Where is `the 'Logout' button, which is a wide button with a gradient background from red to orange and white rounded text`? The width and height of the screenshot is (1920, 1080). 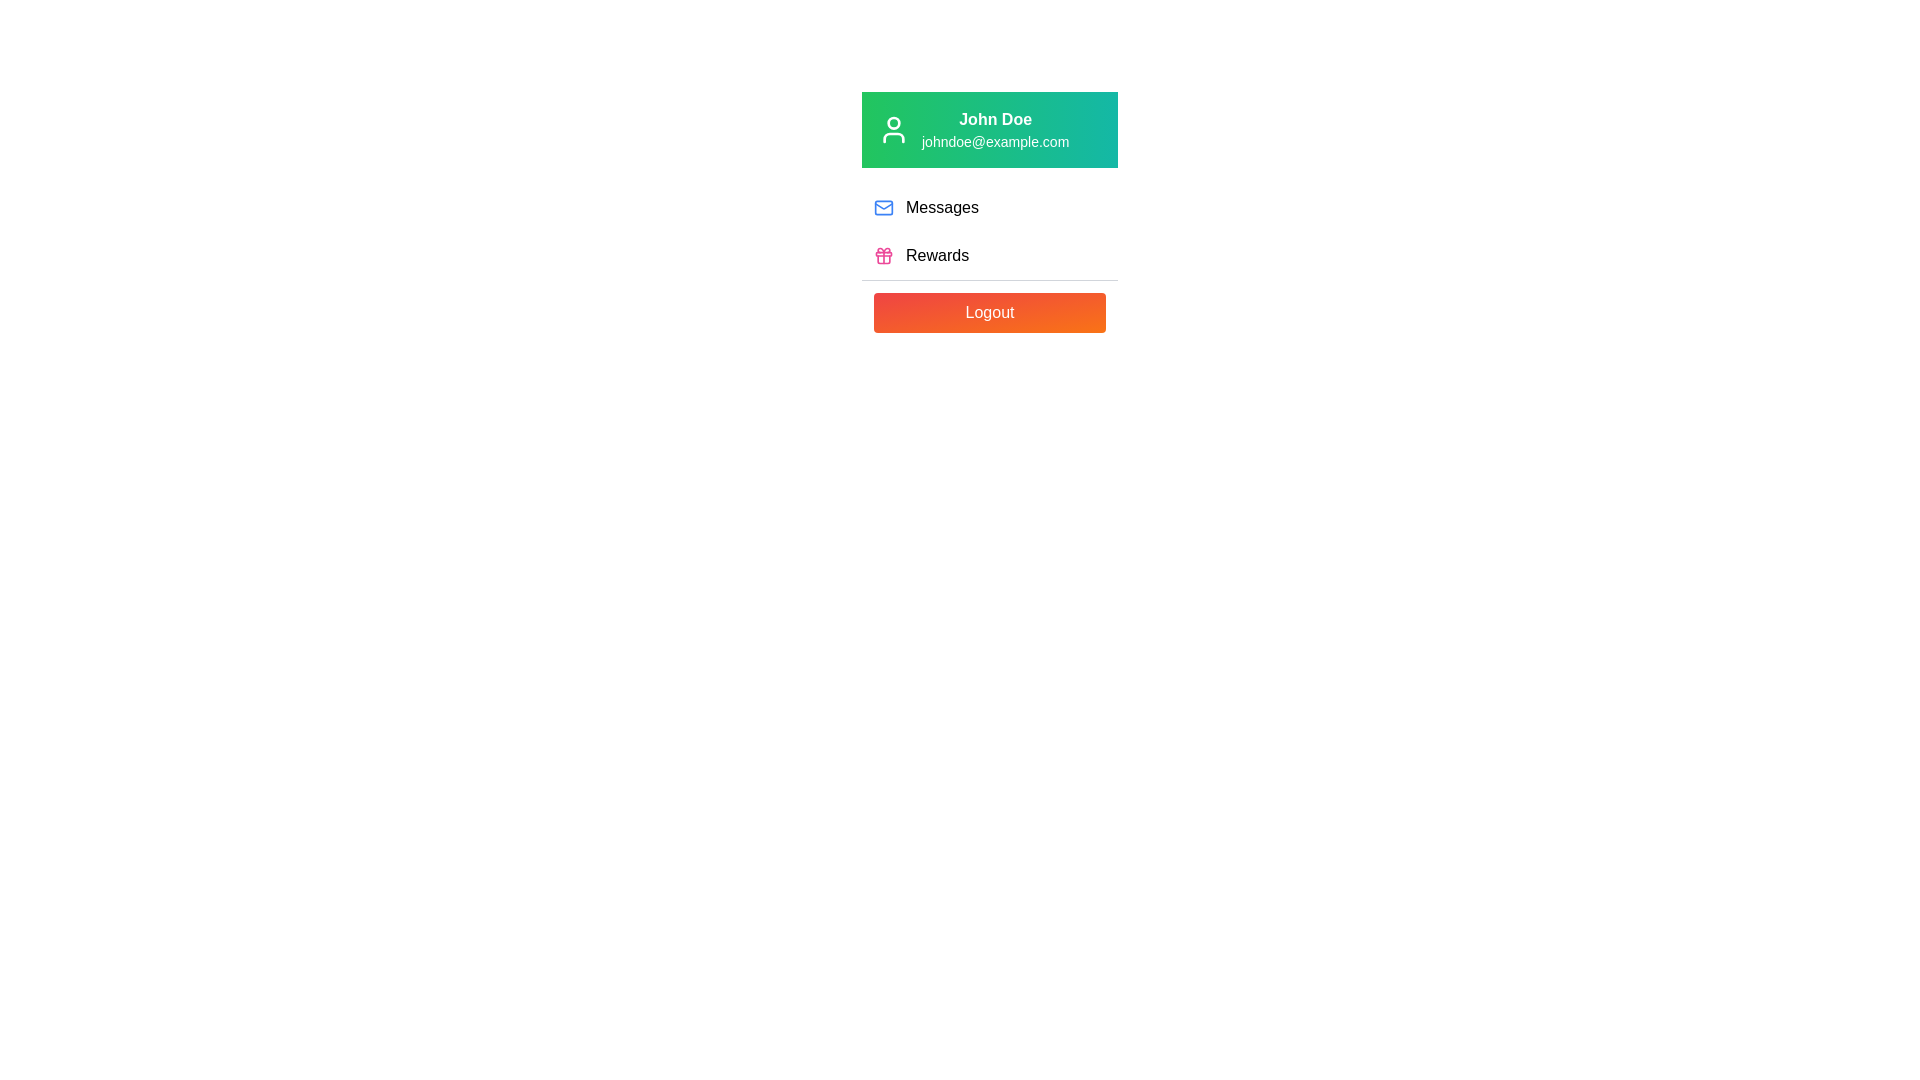 the 'Logout' button, which is a wide button with a gradient background from red to orange and white rounded text is located at coordinates (989, 312).